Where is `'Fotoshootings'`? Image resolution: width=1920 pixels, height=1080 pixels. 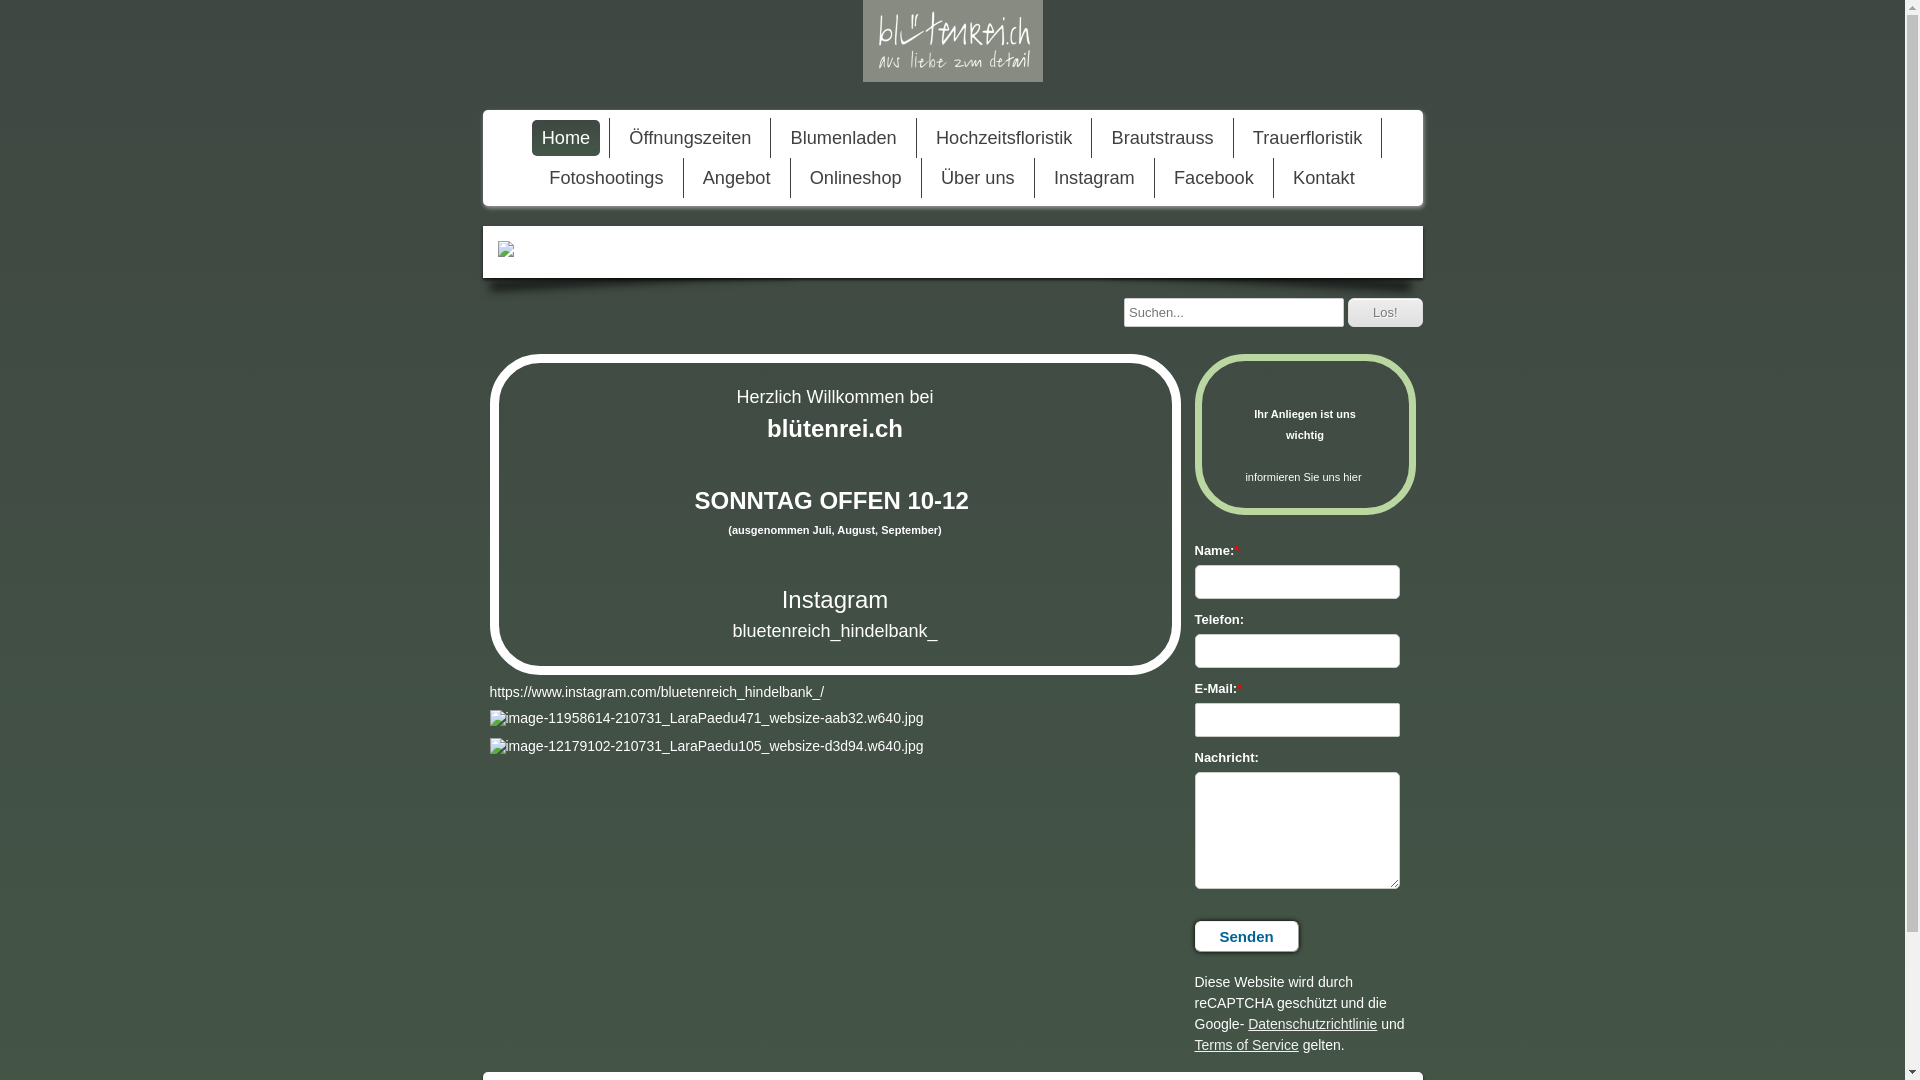 'Fotoshootings' is located at coordinates (604, 176).